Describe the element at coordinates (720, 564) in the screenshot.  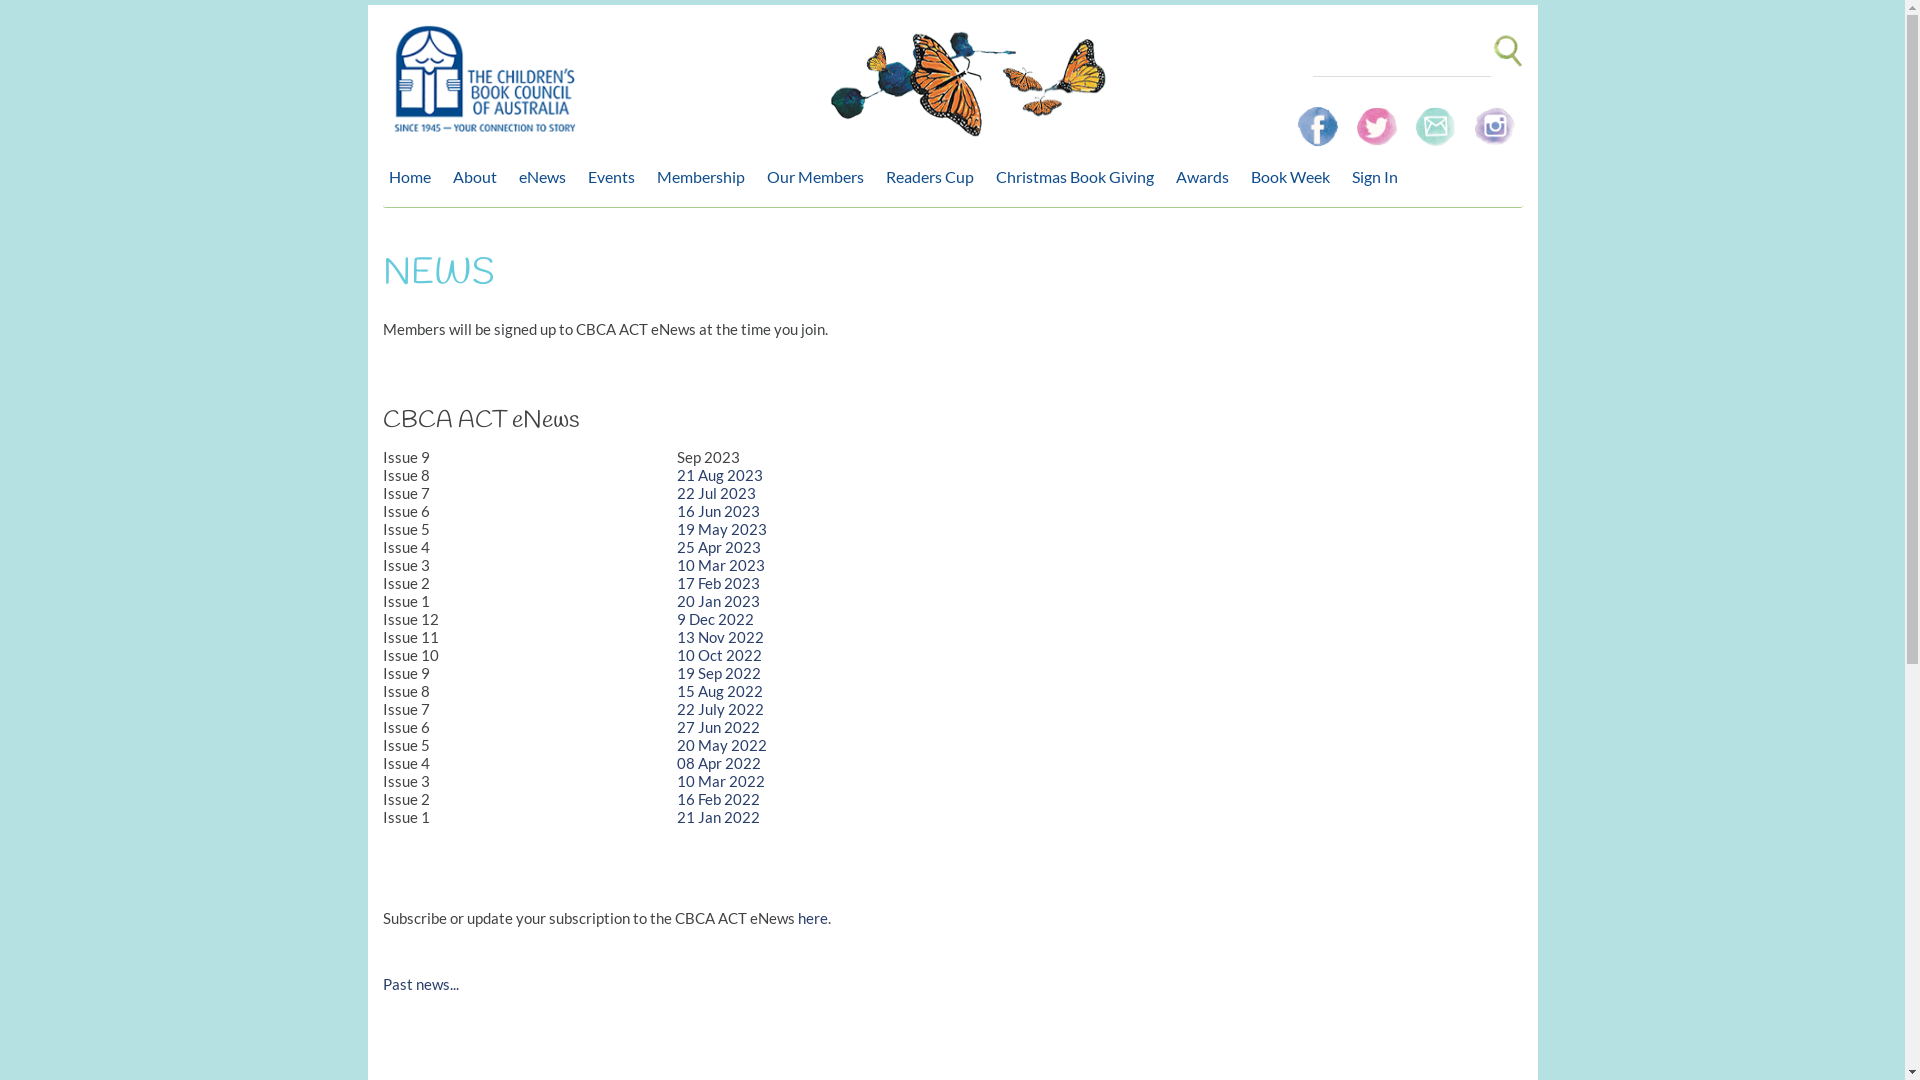
I see `'10 Mar 2023'` at that location.